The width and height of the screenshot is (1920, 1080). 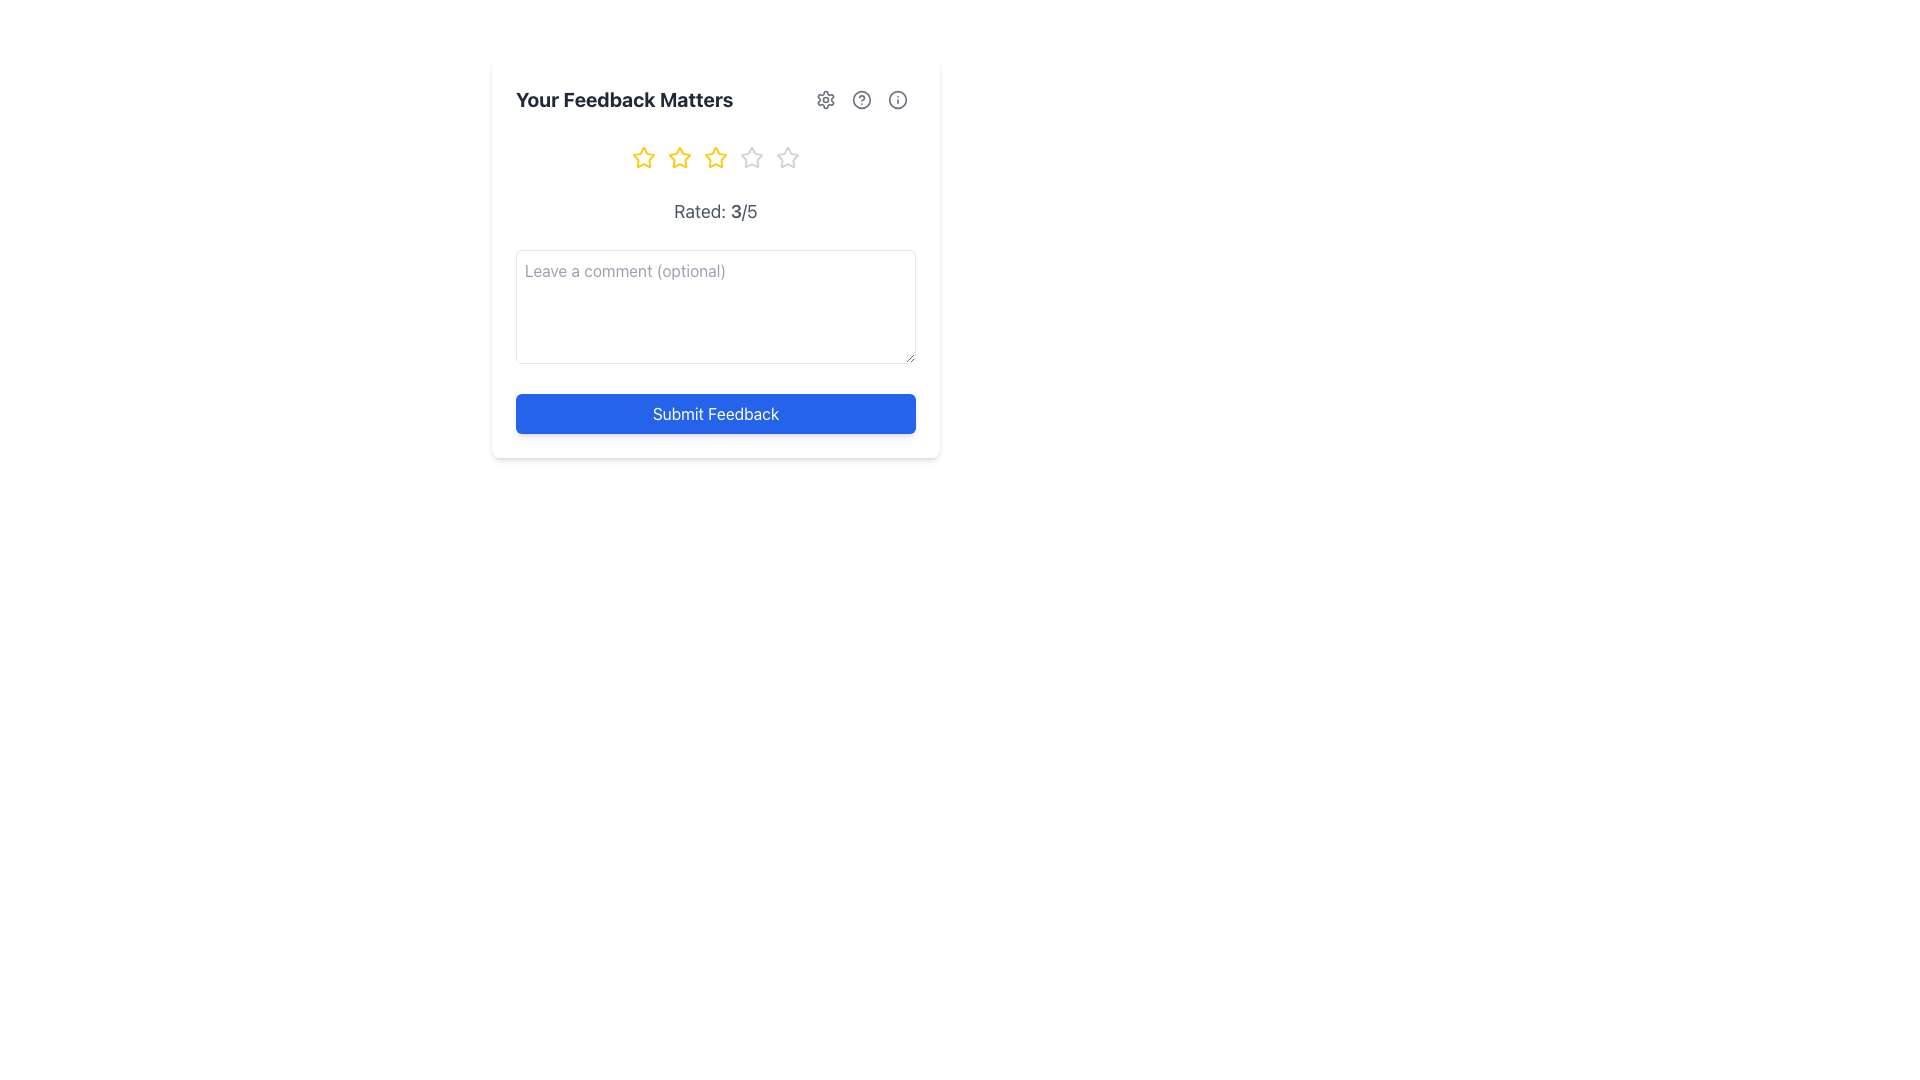 What do you see at coordinates (715, 157) in the screenshot?
I see `the third star in the Rating Selector` at bounding box center [715, 157].